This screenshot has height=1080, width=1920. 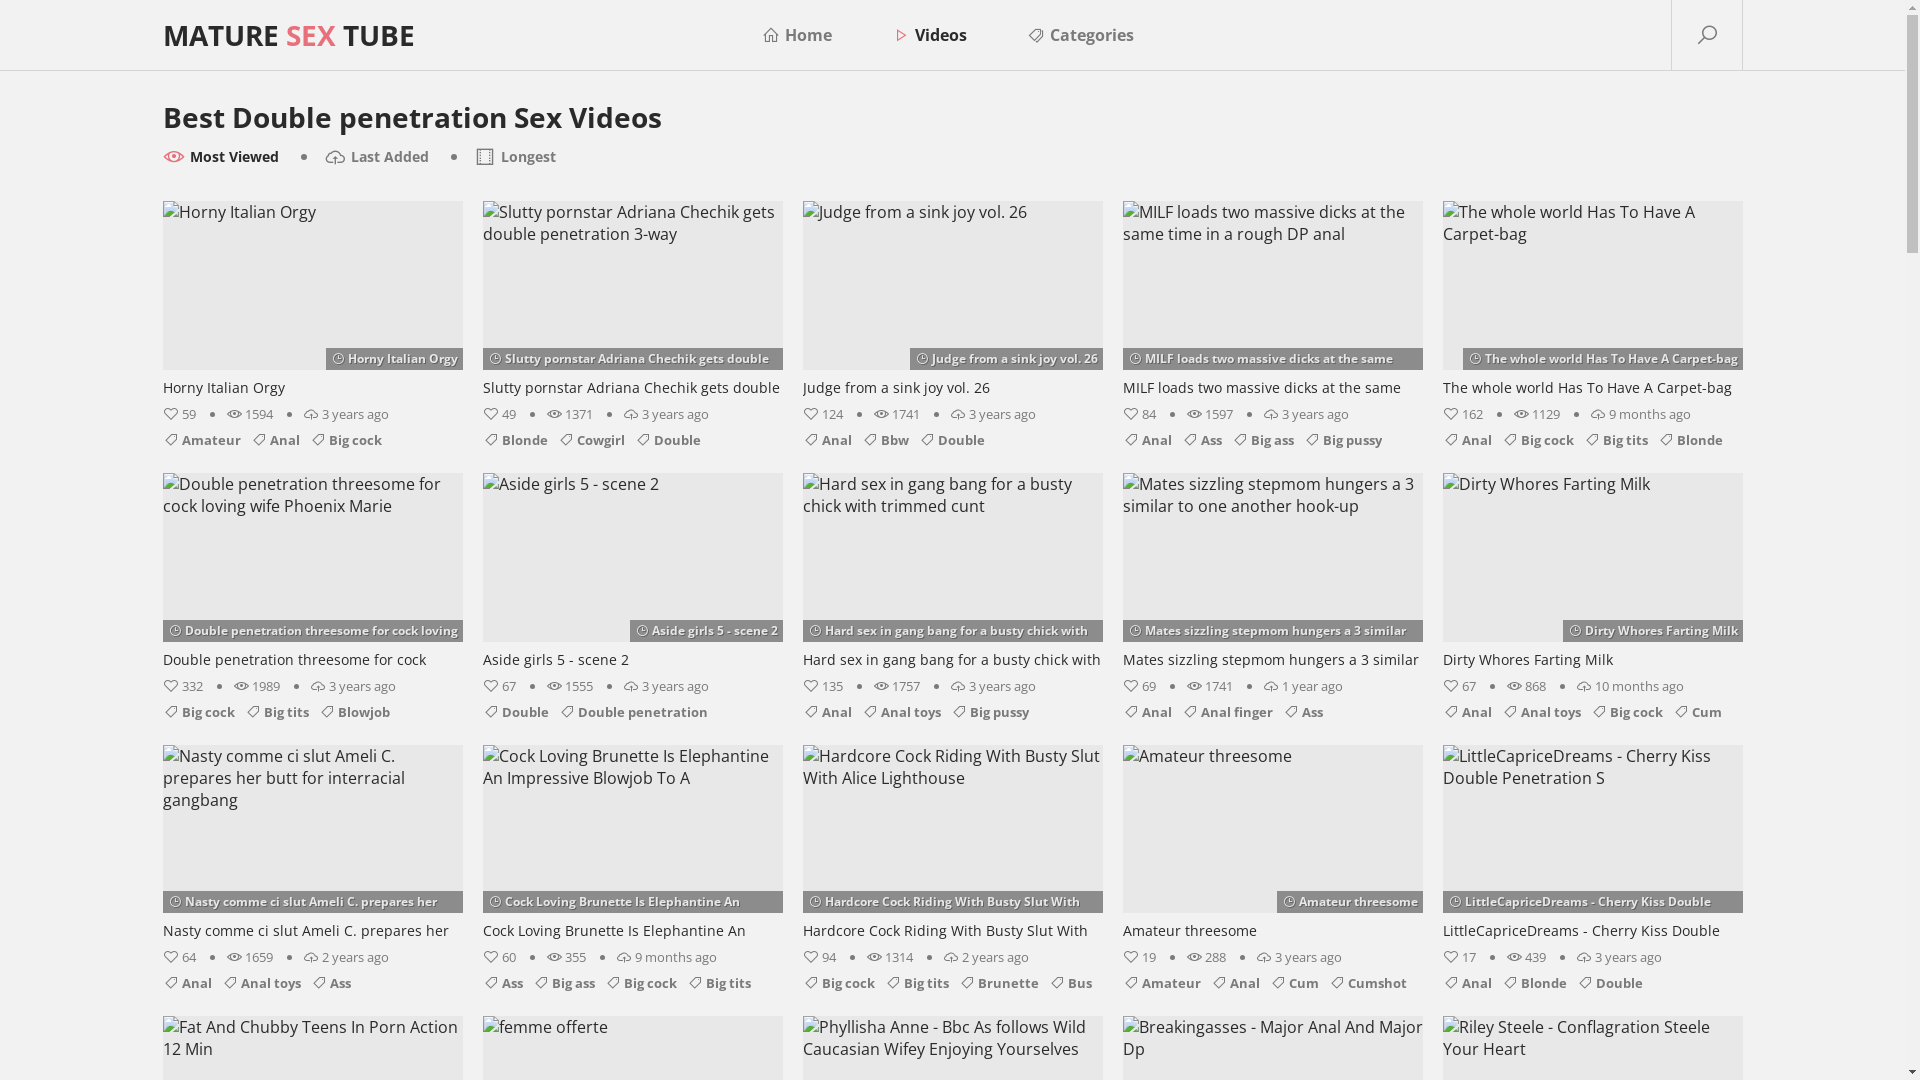 What do you see at coordinates (353, 709) in the screenshot?
I see `'Blowjob'` at bounding box center [353, 709].